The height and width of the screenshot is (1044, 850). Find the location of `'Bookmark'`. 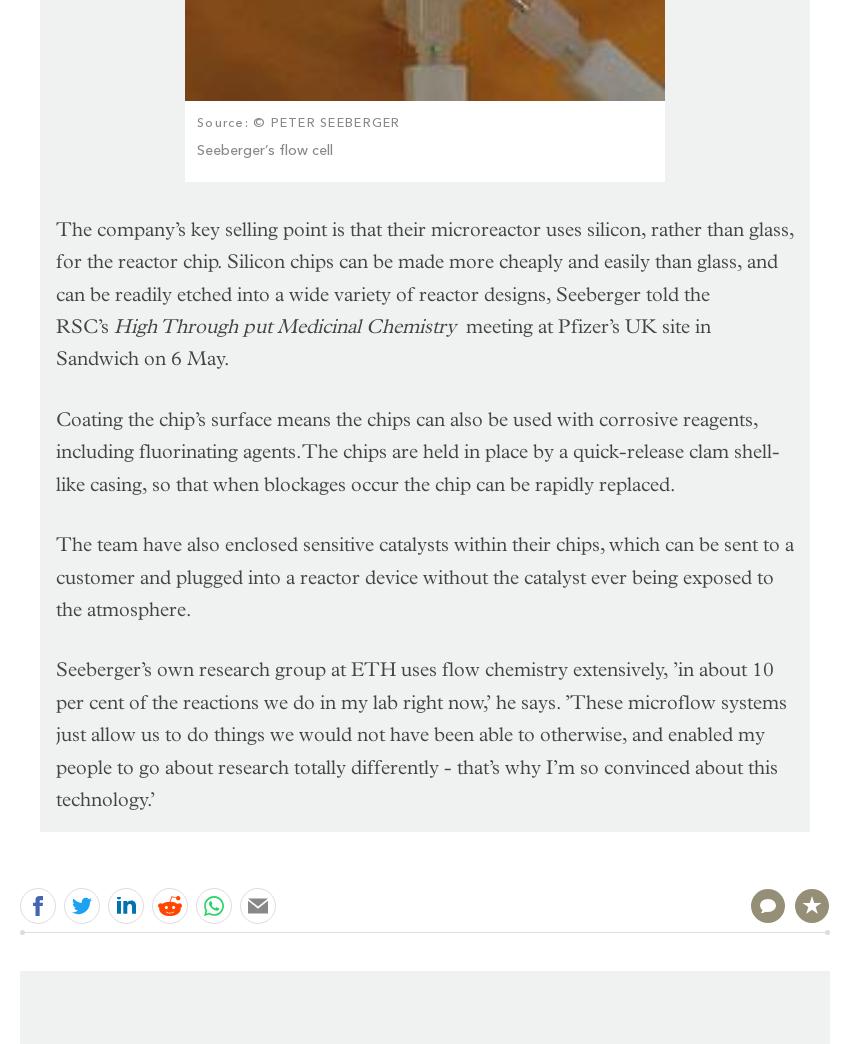

'Bookmark' is located at coordinates (783, 856).